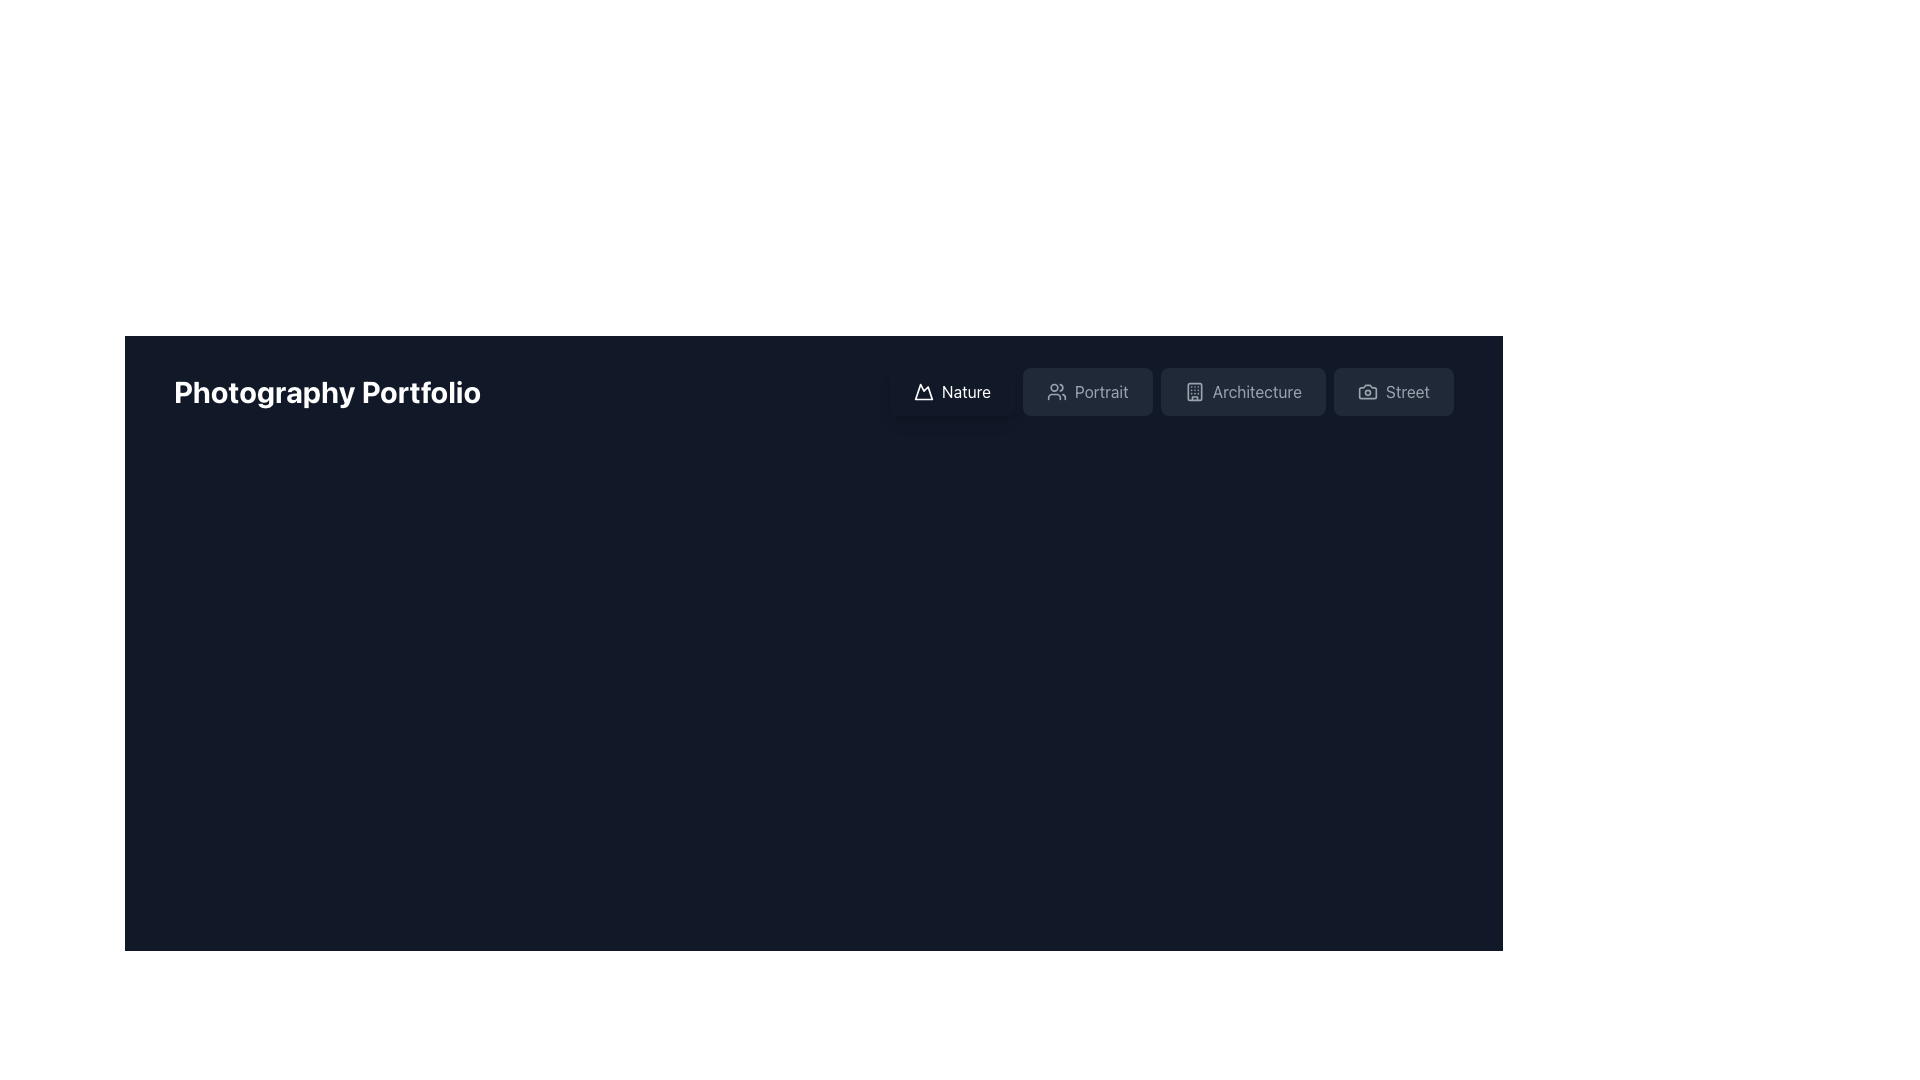  Describe the element at coordinates (1194, 392) in the screenshot. I see `the icon within the 'Architecture' button, which features a stylized building design and is the third button in a row of four in the top-center section of the interface` at that location.